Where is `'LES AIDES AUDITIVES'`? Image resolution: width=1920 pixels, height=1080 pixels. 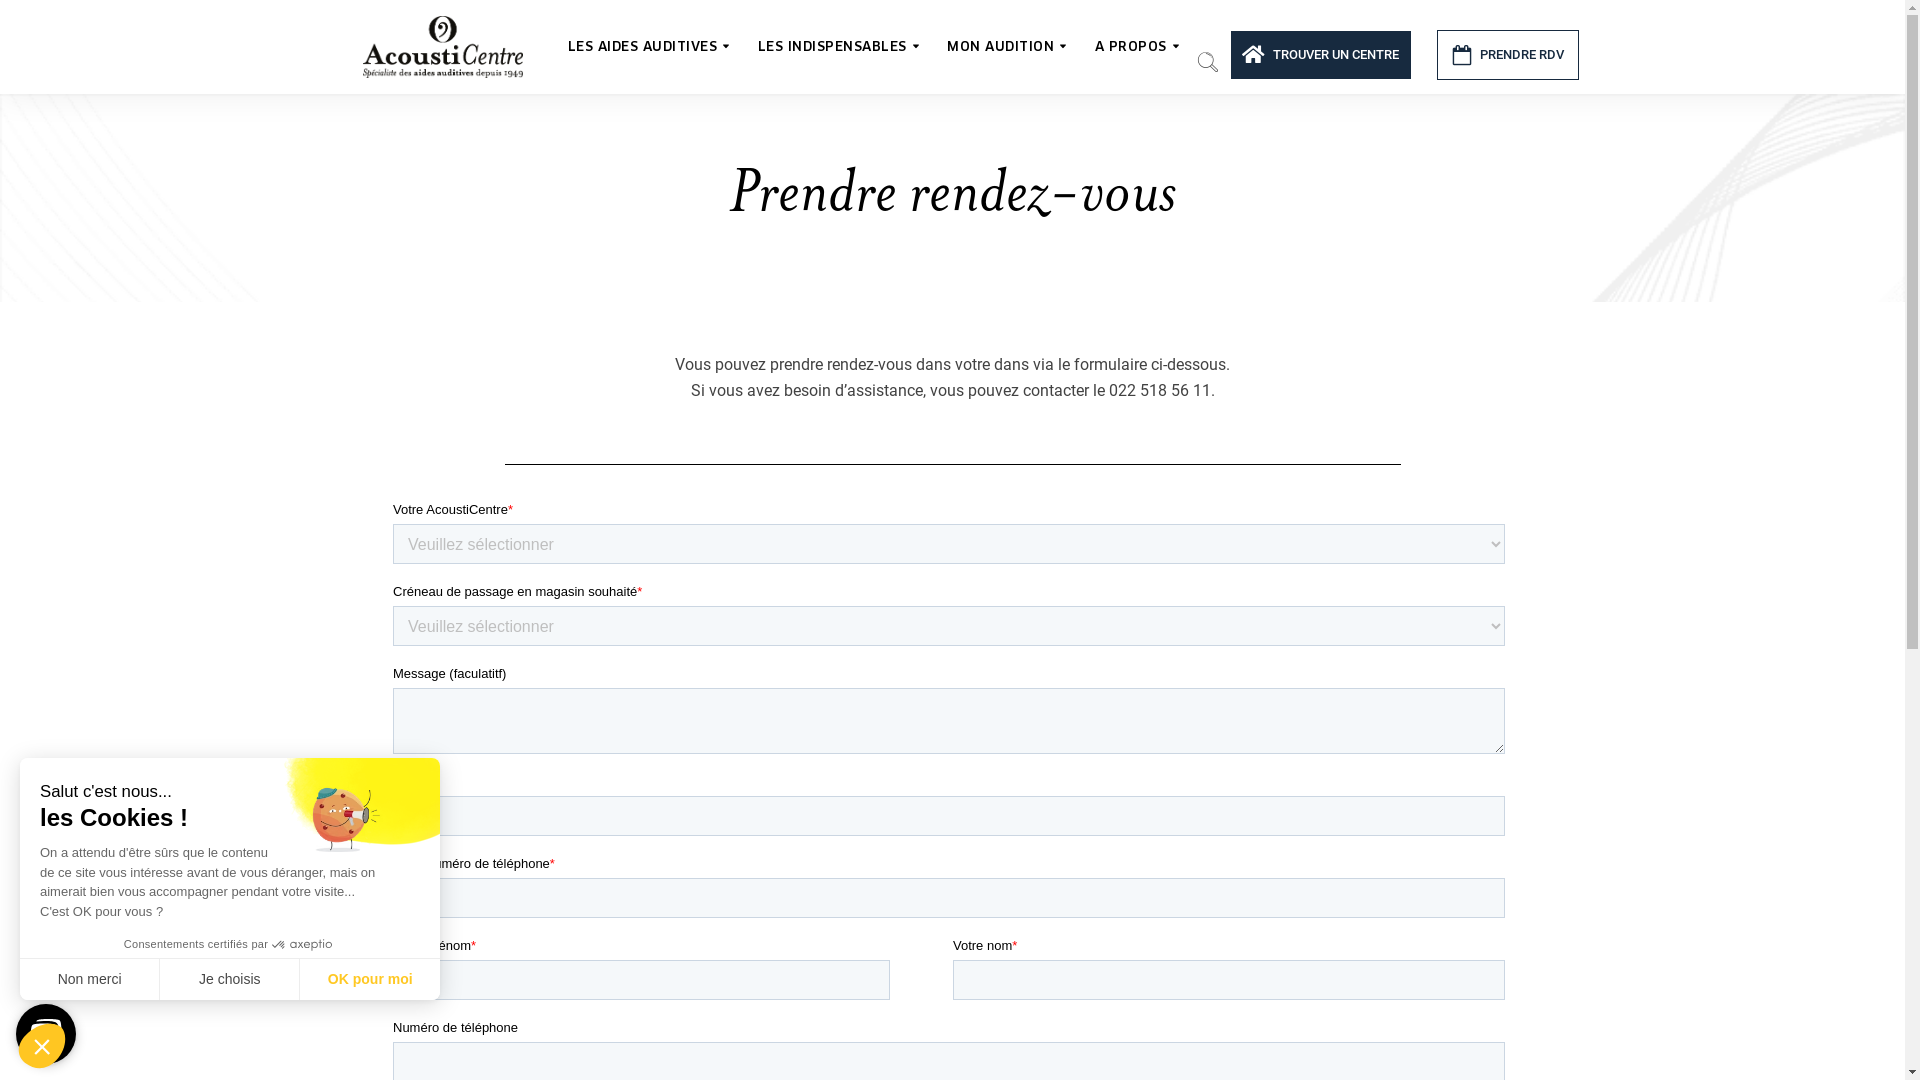
'LES AIDES AUDITIVES' is located at coordinates (560, 45).